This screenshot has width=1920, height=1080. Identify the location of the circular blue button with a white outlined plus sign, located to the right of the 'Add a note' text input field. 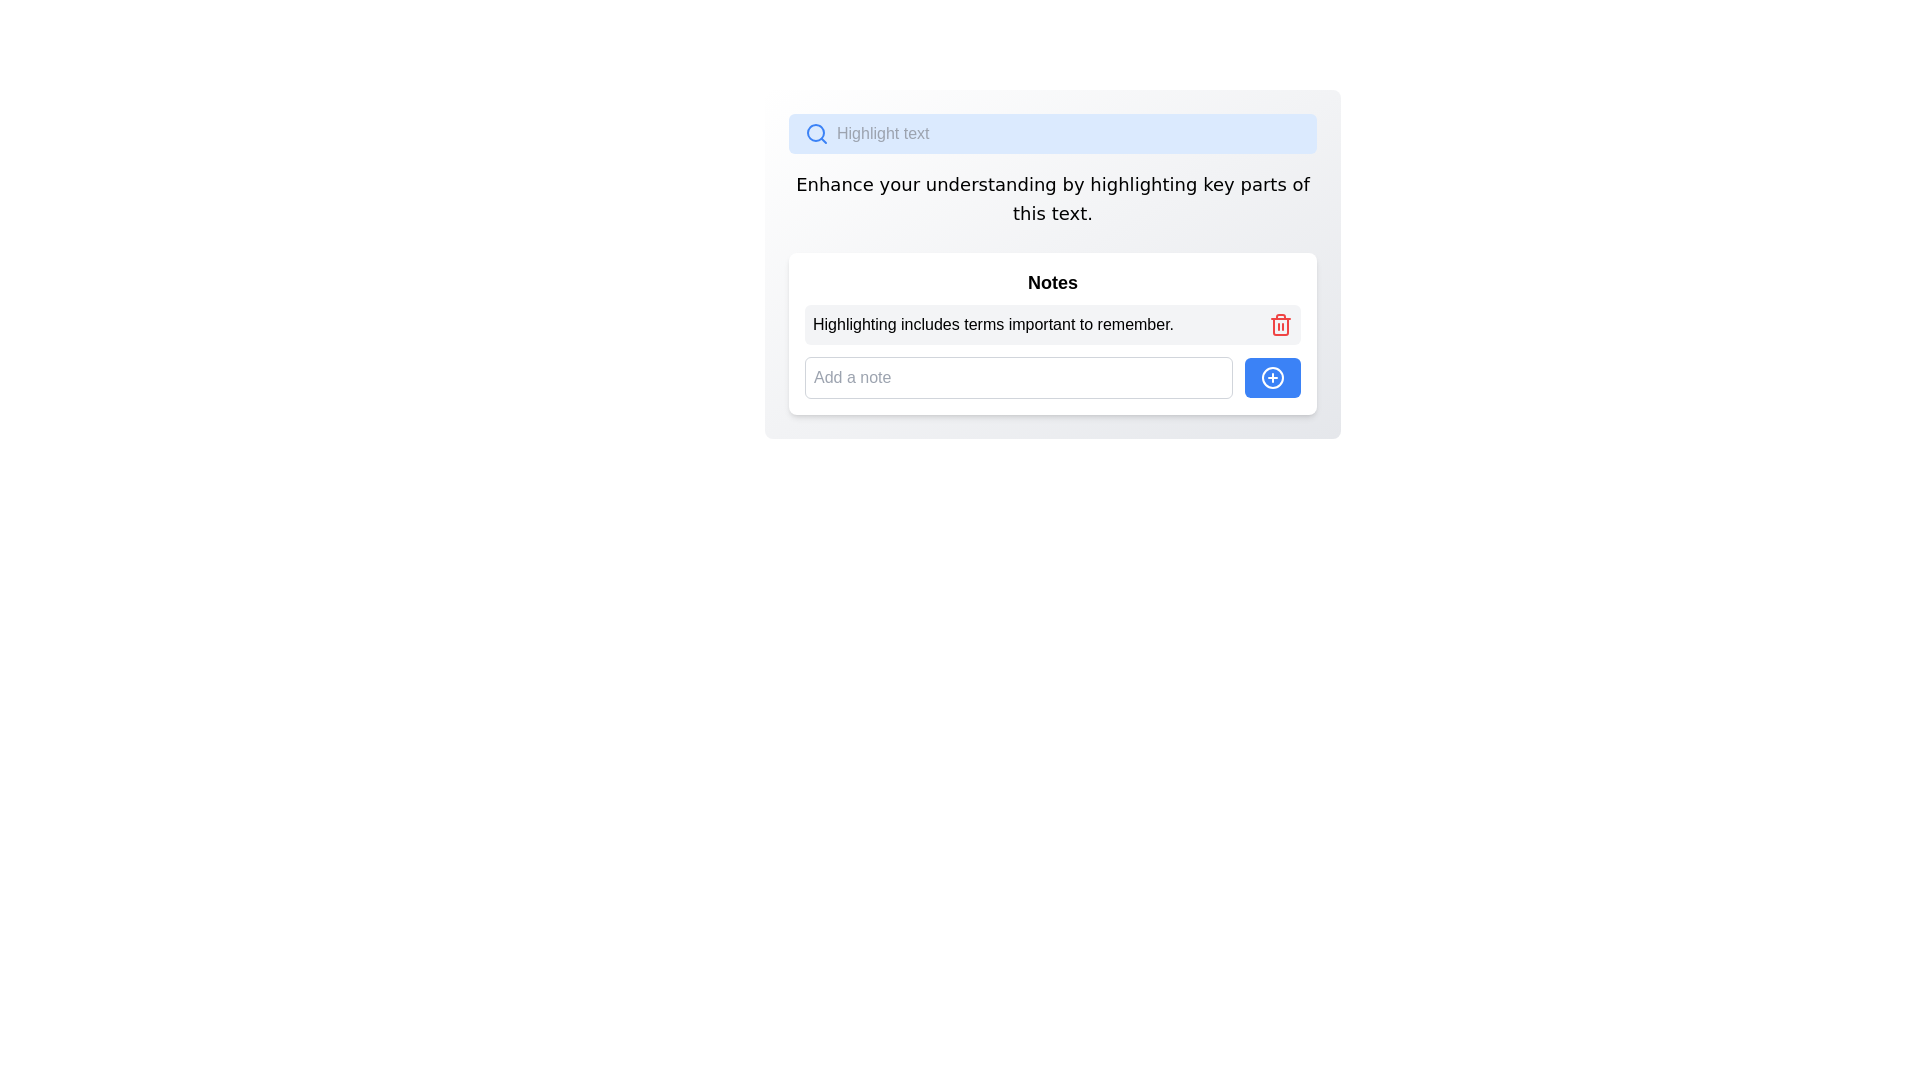
(1271, 377).